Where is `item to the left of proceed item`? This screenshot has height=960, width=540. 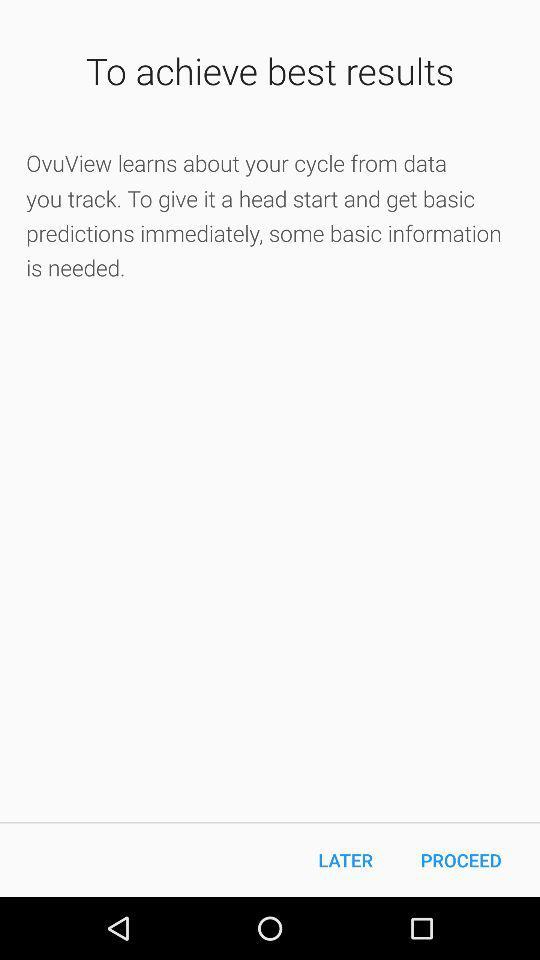
item to the left of proceed item is located at coordinates (344, 859).